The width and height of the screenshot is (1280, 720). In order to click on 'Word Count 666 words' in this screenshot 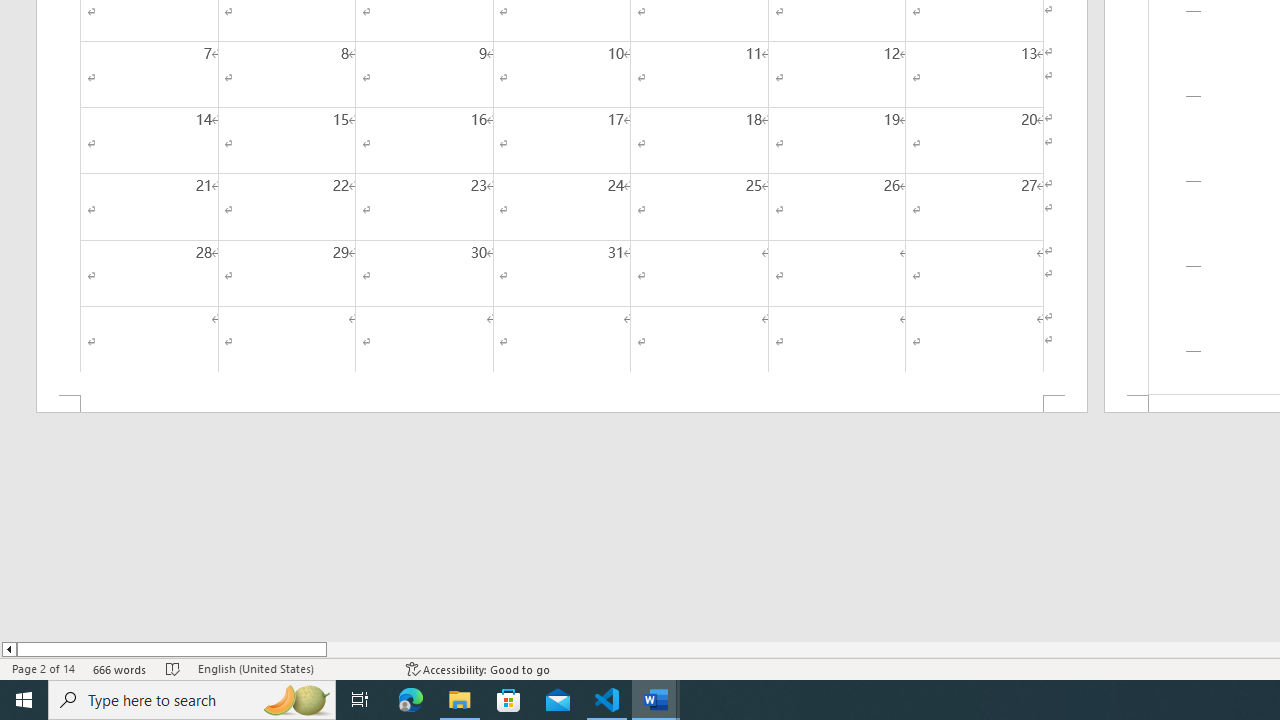, I will do `click(119, 669)`.